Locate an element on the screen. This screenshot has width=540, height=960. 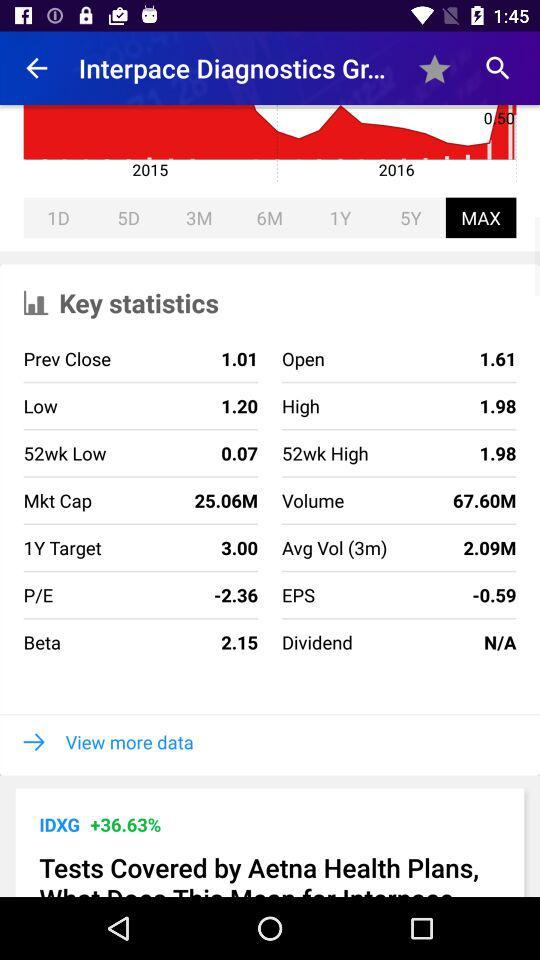
the eps is located at coordinates (297, 595).